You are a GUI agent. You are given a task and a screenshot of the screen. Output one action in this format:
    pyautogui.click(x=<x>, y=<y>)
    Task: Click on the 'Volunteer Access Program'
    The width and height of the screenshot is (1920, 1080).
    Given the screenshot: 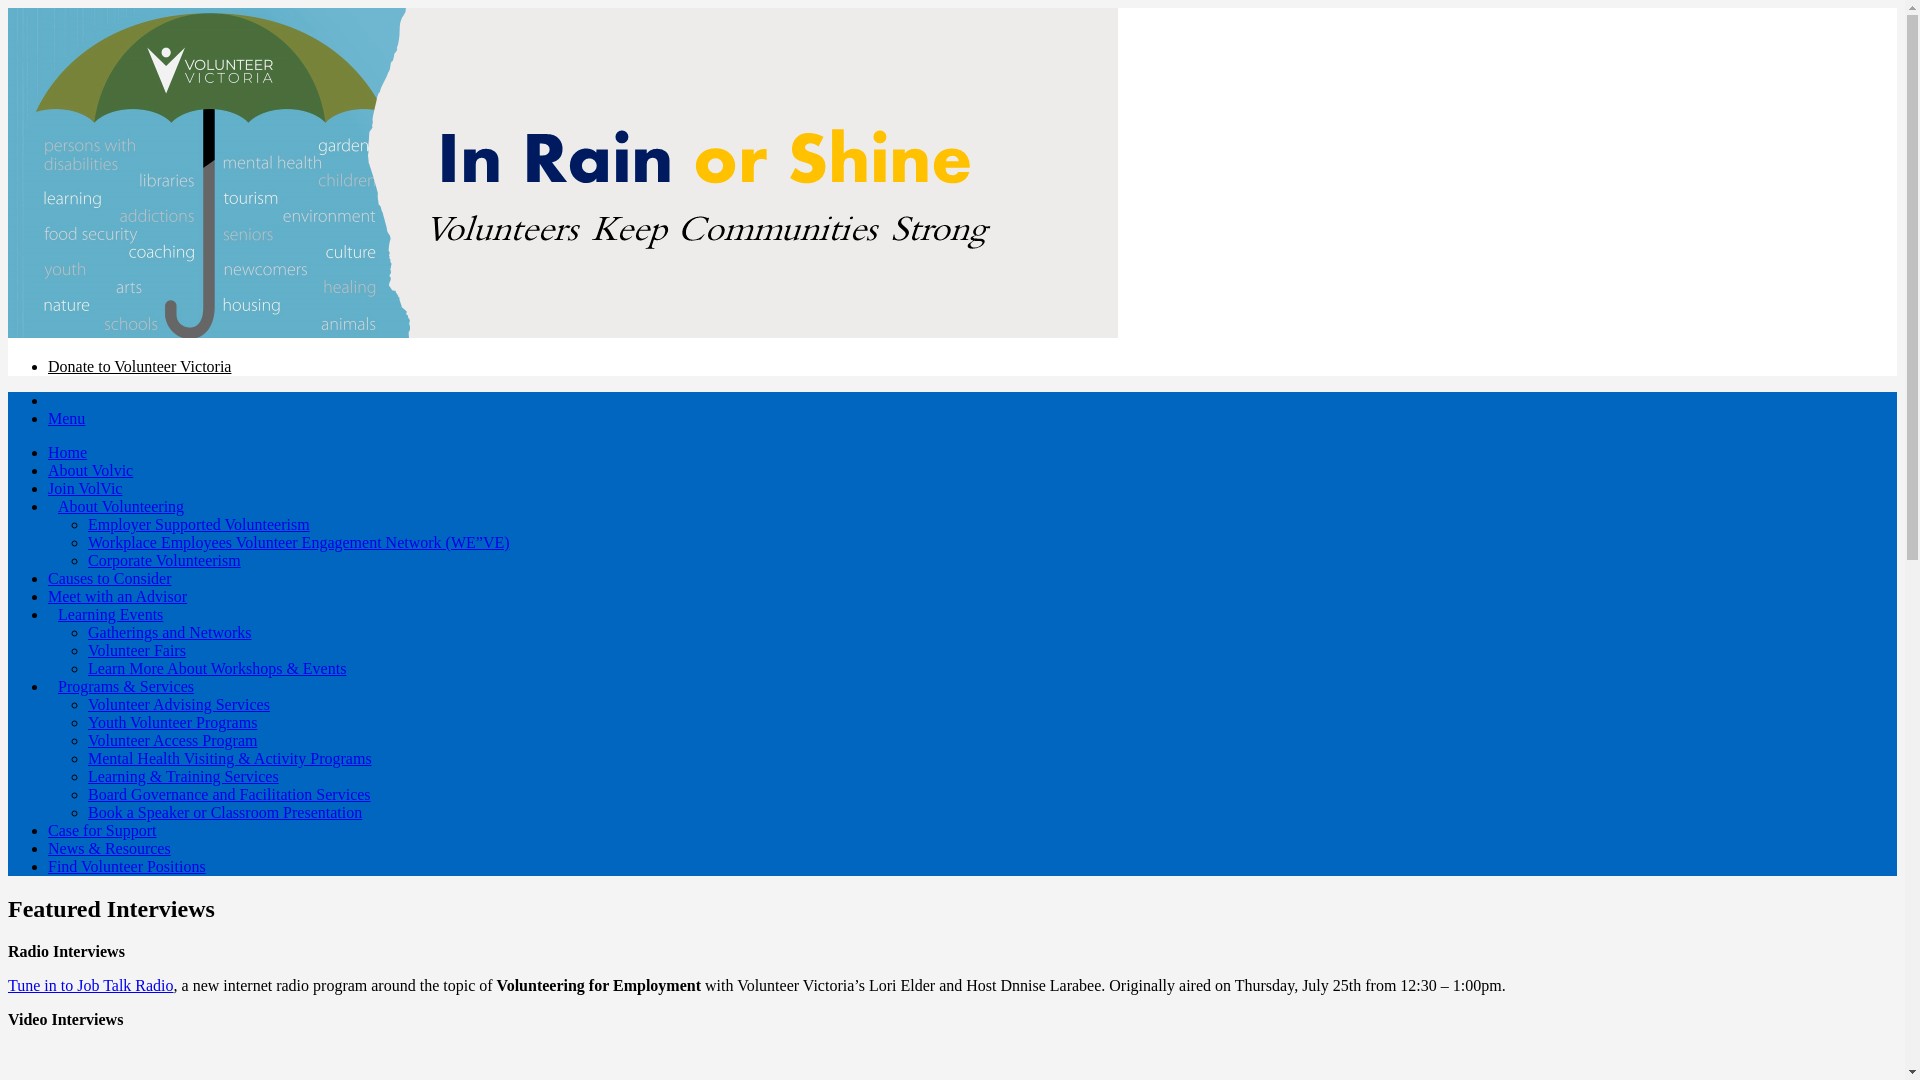 What is the action you would take?
    pyautogui.click(x=172, y=740)
    